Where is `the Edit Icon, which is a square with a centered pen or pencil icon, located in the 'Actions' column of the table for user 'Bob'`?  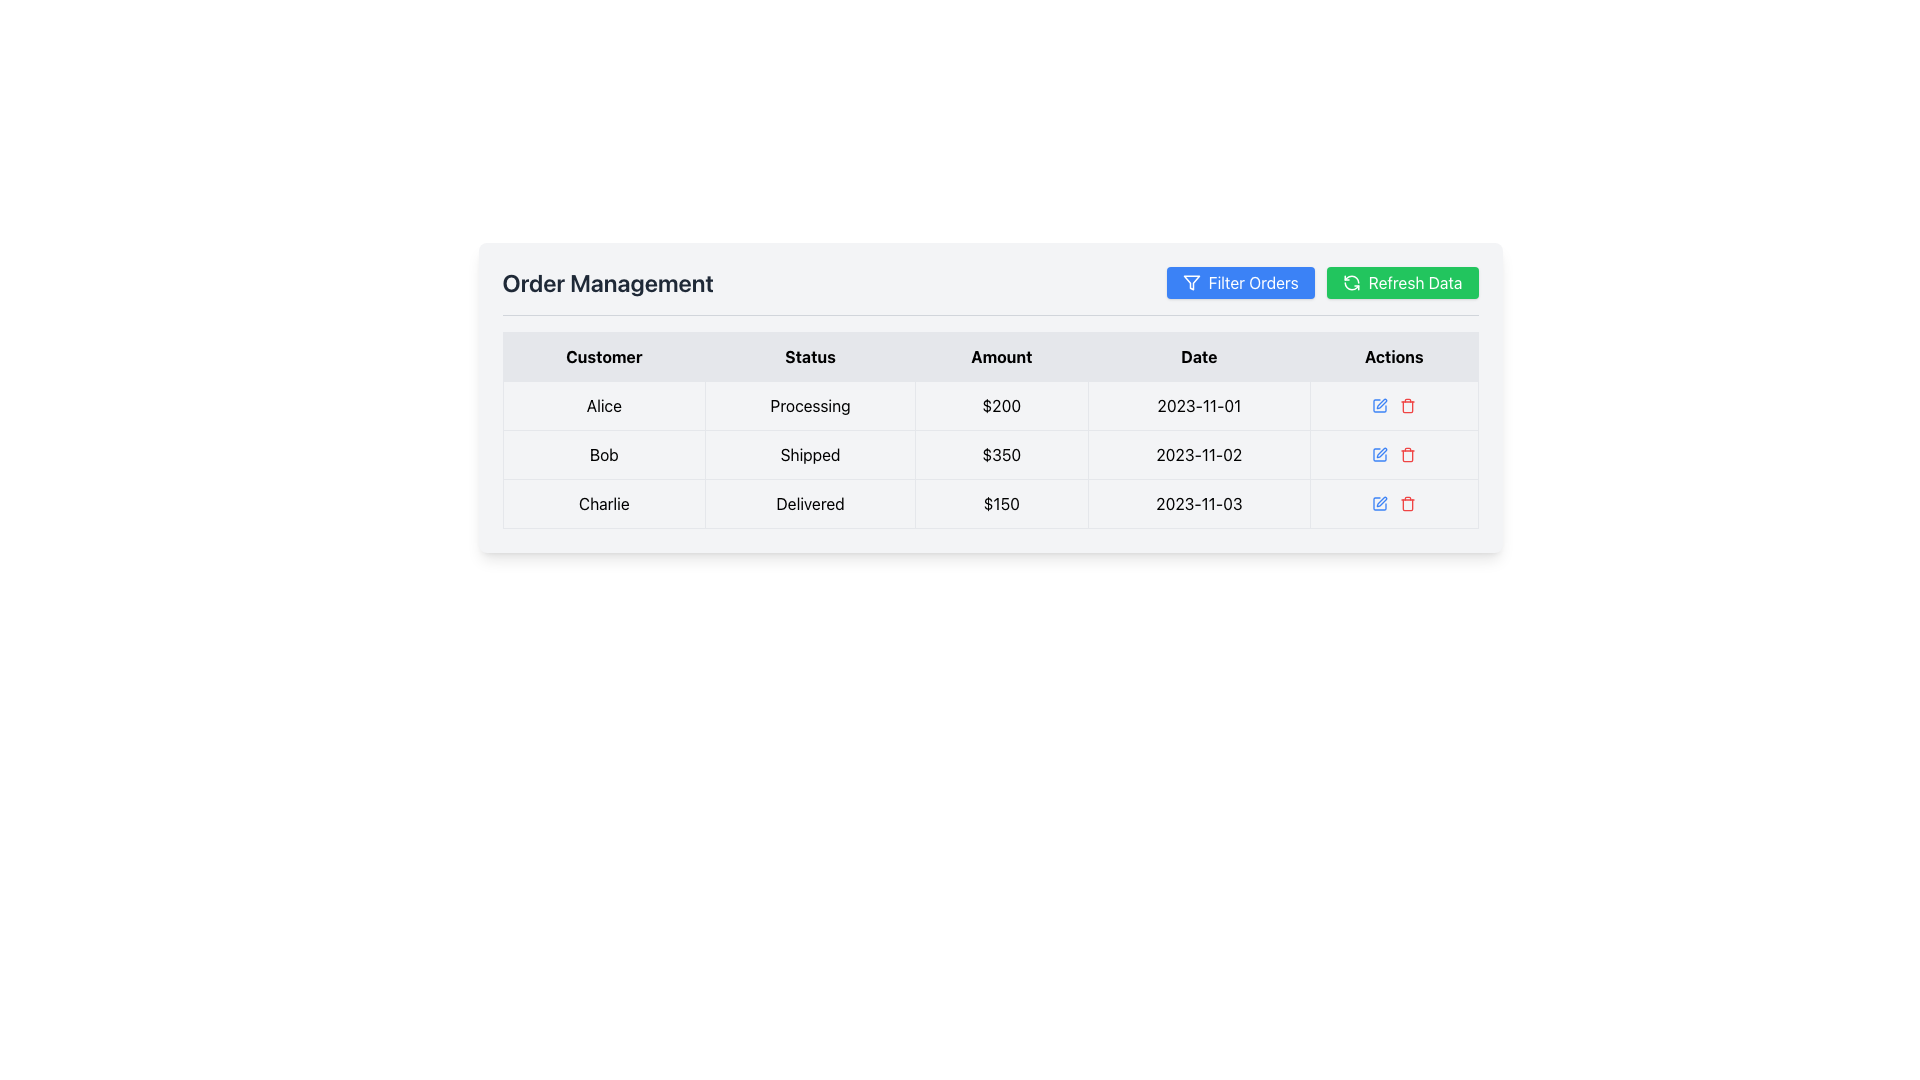 the Edit Icon, which is a square with a centered pen or pencil icon, located in the 'Actions' column of the table for user 'Bob' is located at coordinates (1379, 405).